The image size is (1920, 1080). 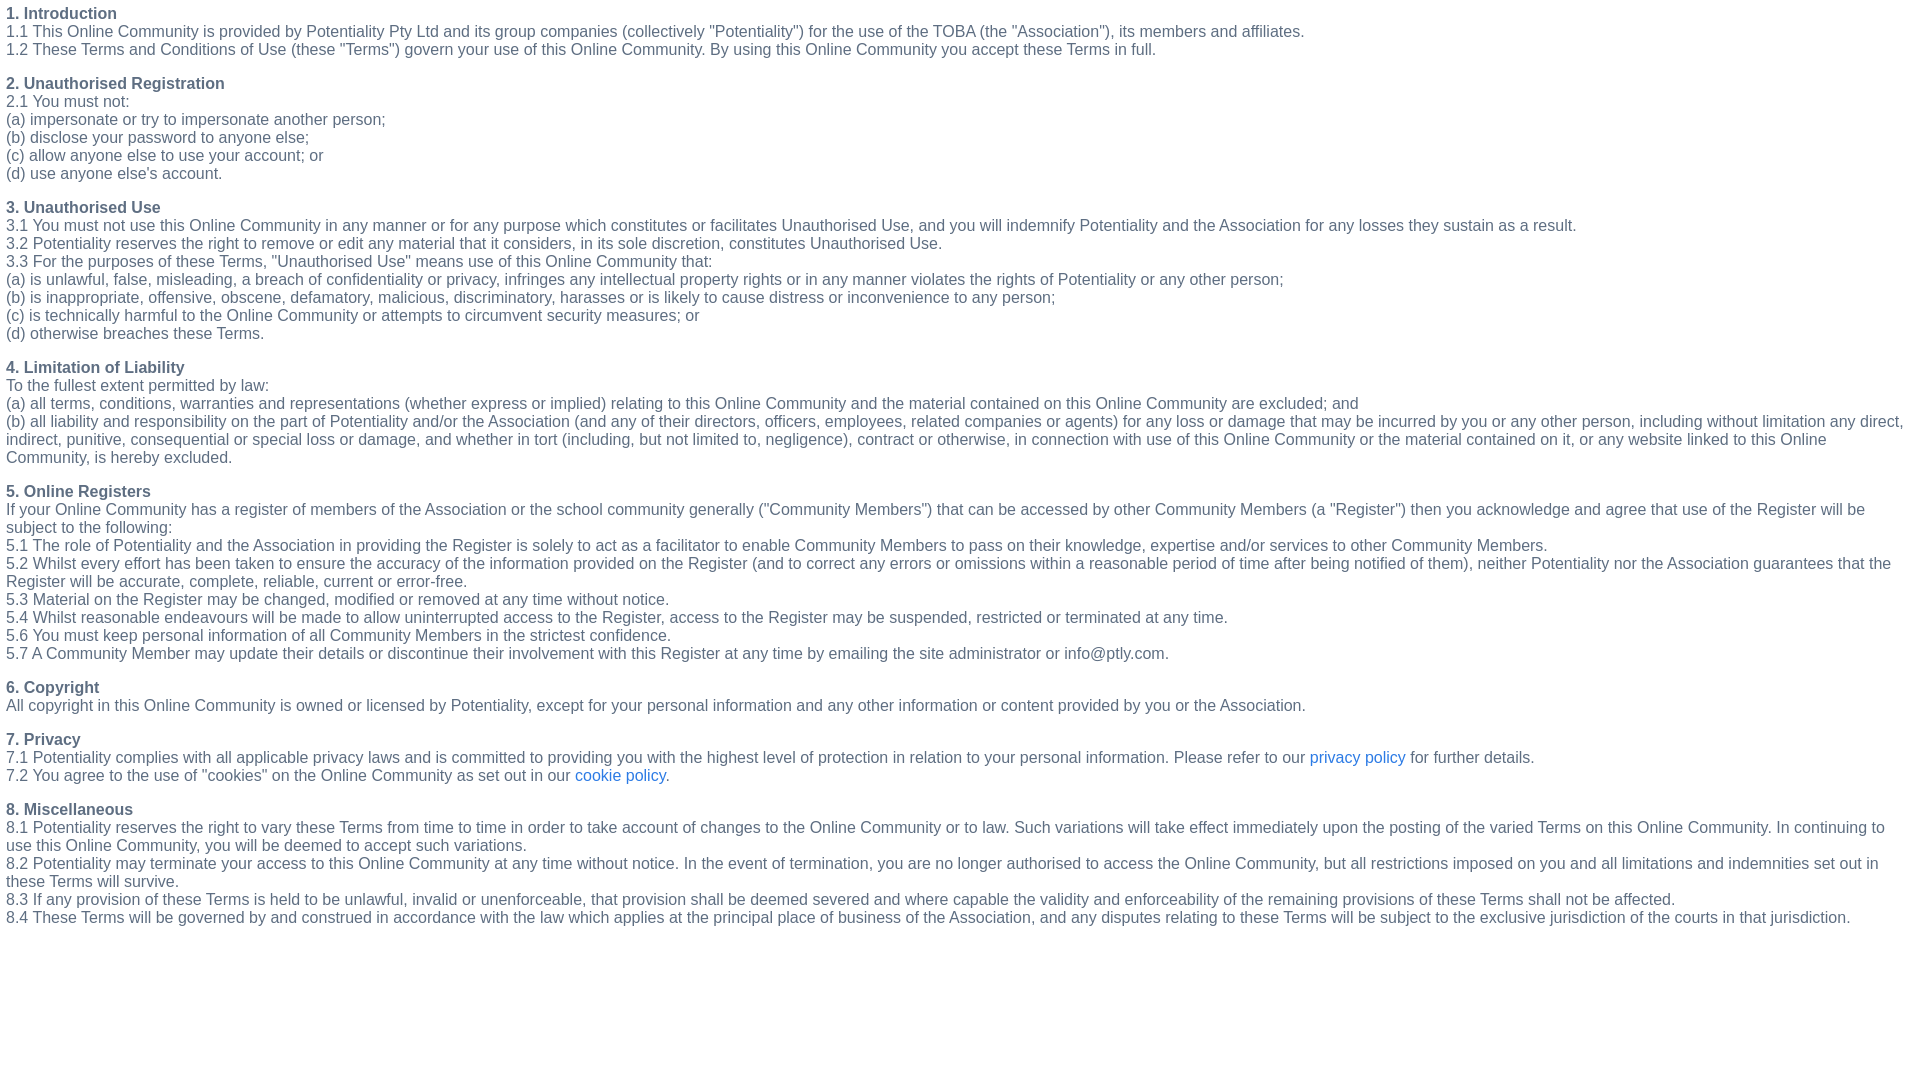 What do you see at coordinates (1358, 757) in the screenshot?
I see `'privacy policy'` at bounding box center [1358, 757].